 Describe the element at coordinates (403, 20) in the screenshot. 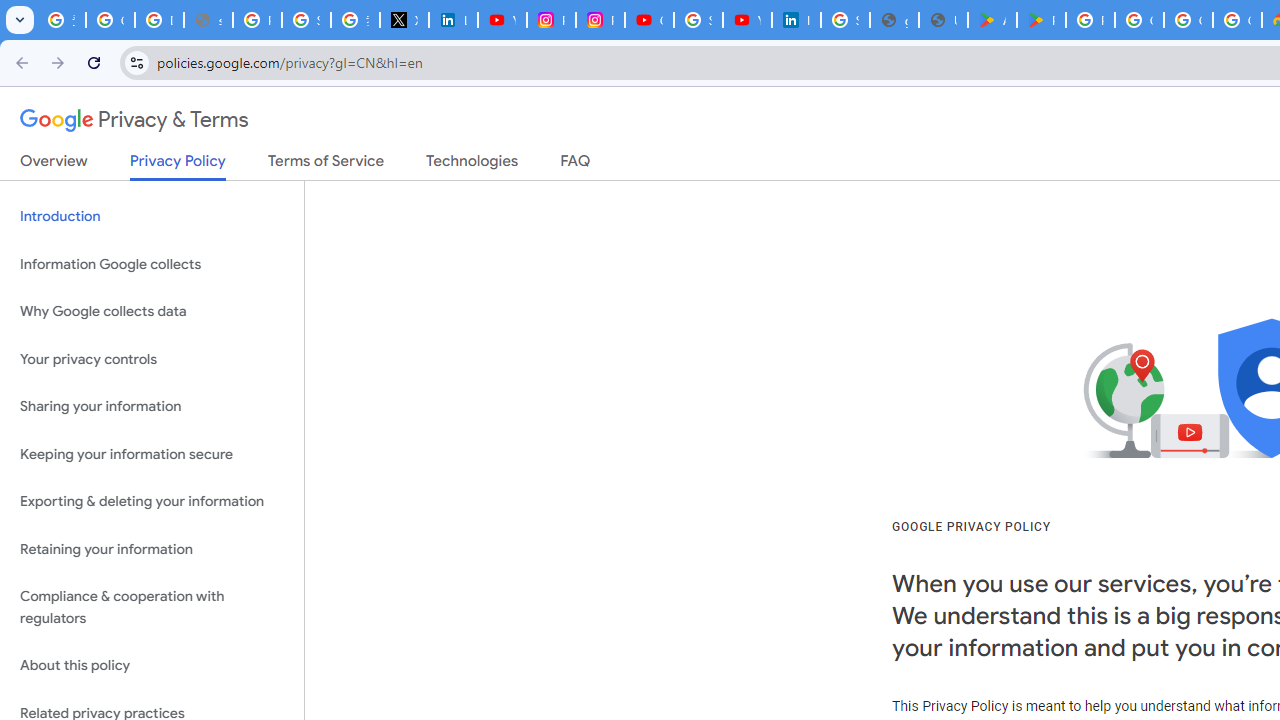

I see `'X'` at that location.